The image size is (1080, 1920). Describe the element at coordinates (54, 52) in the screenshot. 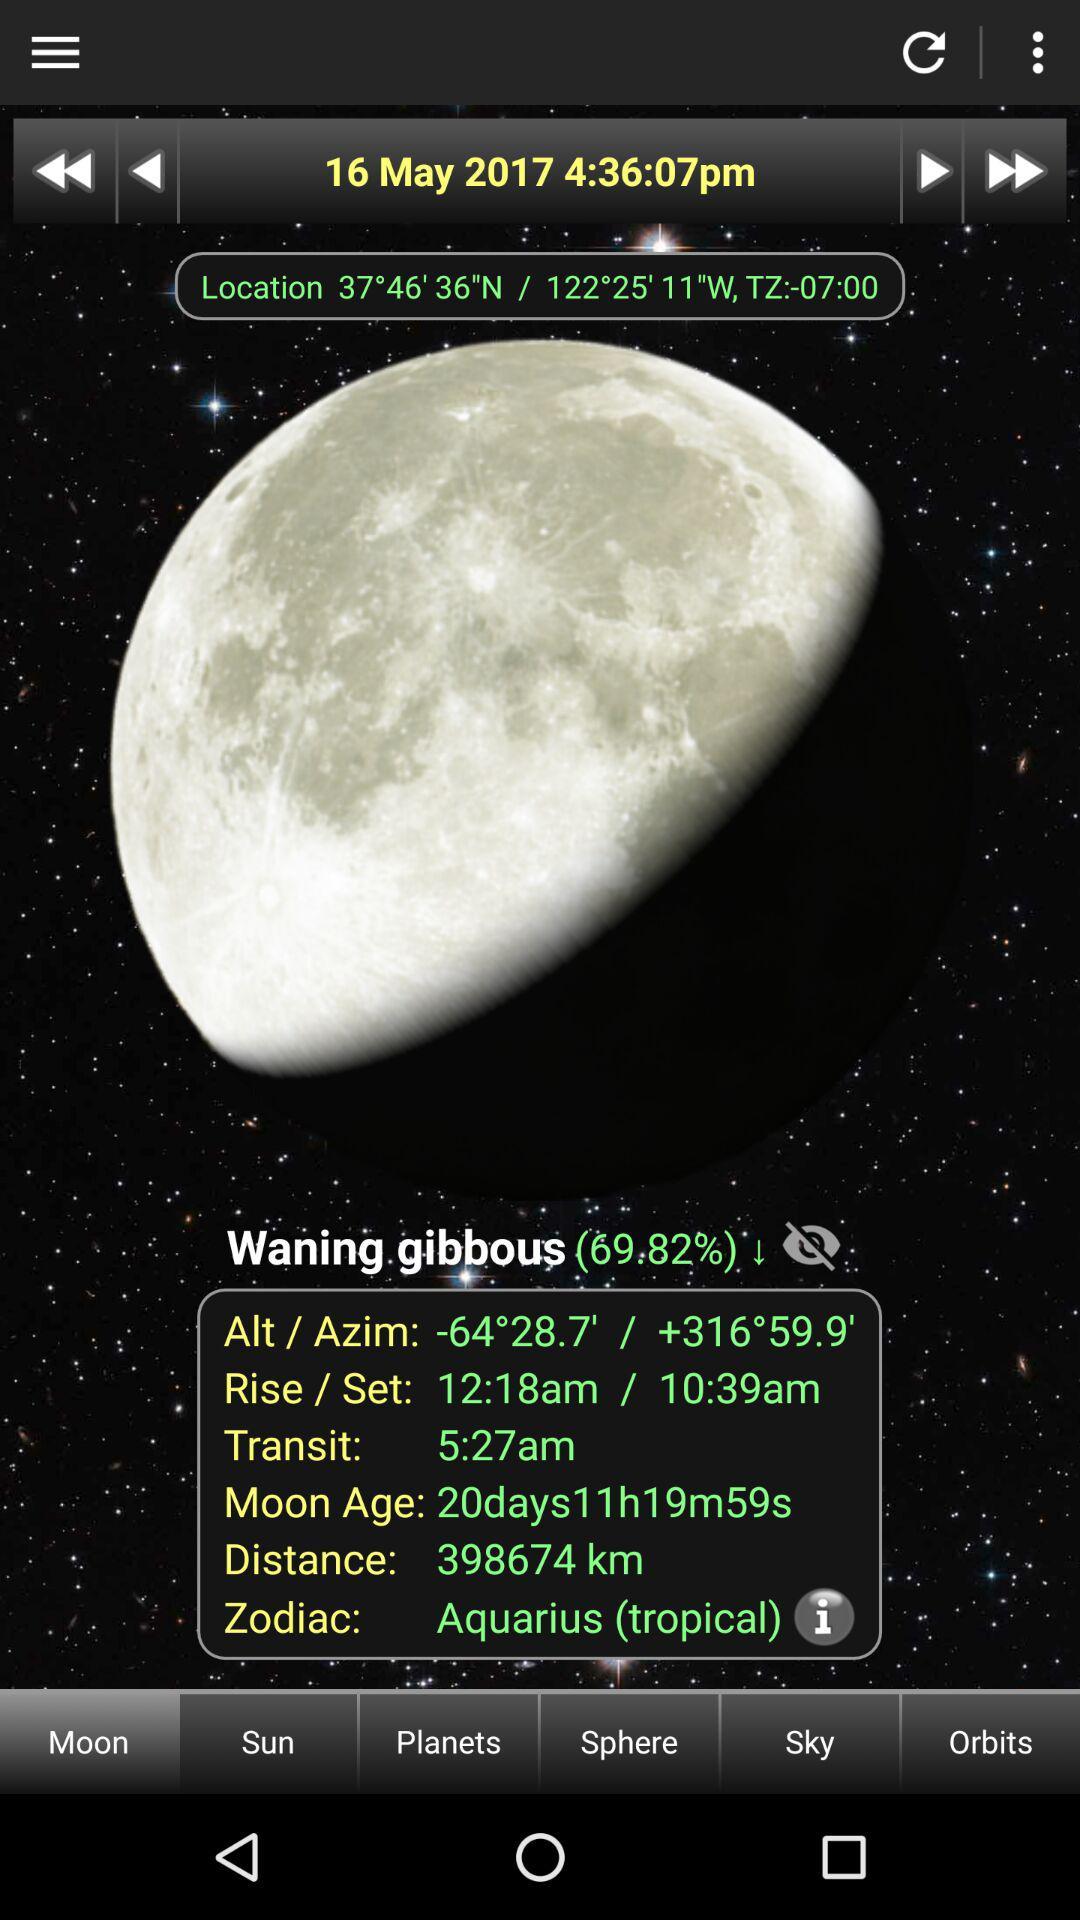

I see `menu` at that location.